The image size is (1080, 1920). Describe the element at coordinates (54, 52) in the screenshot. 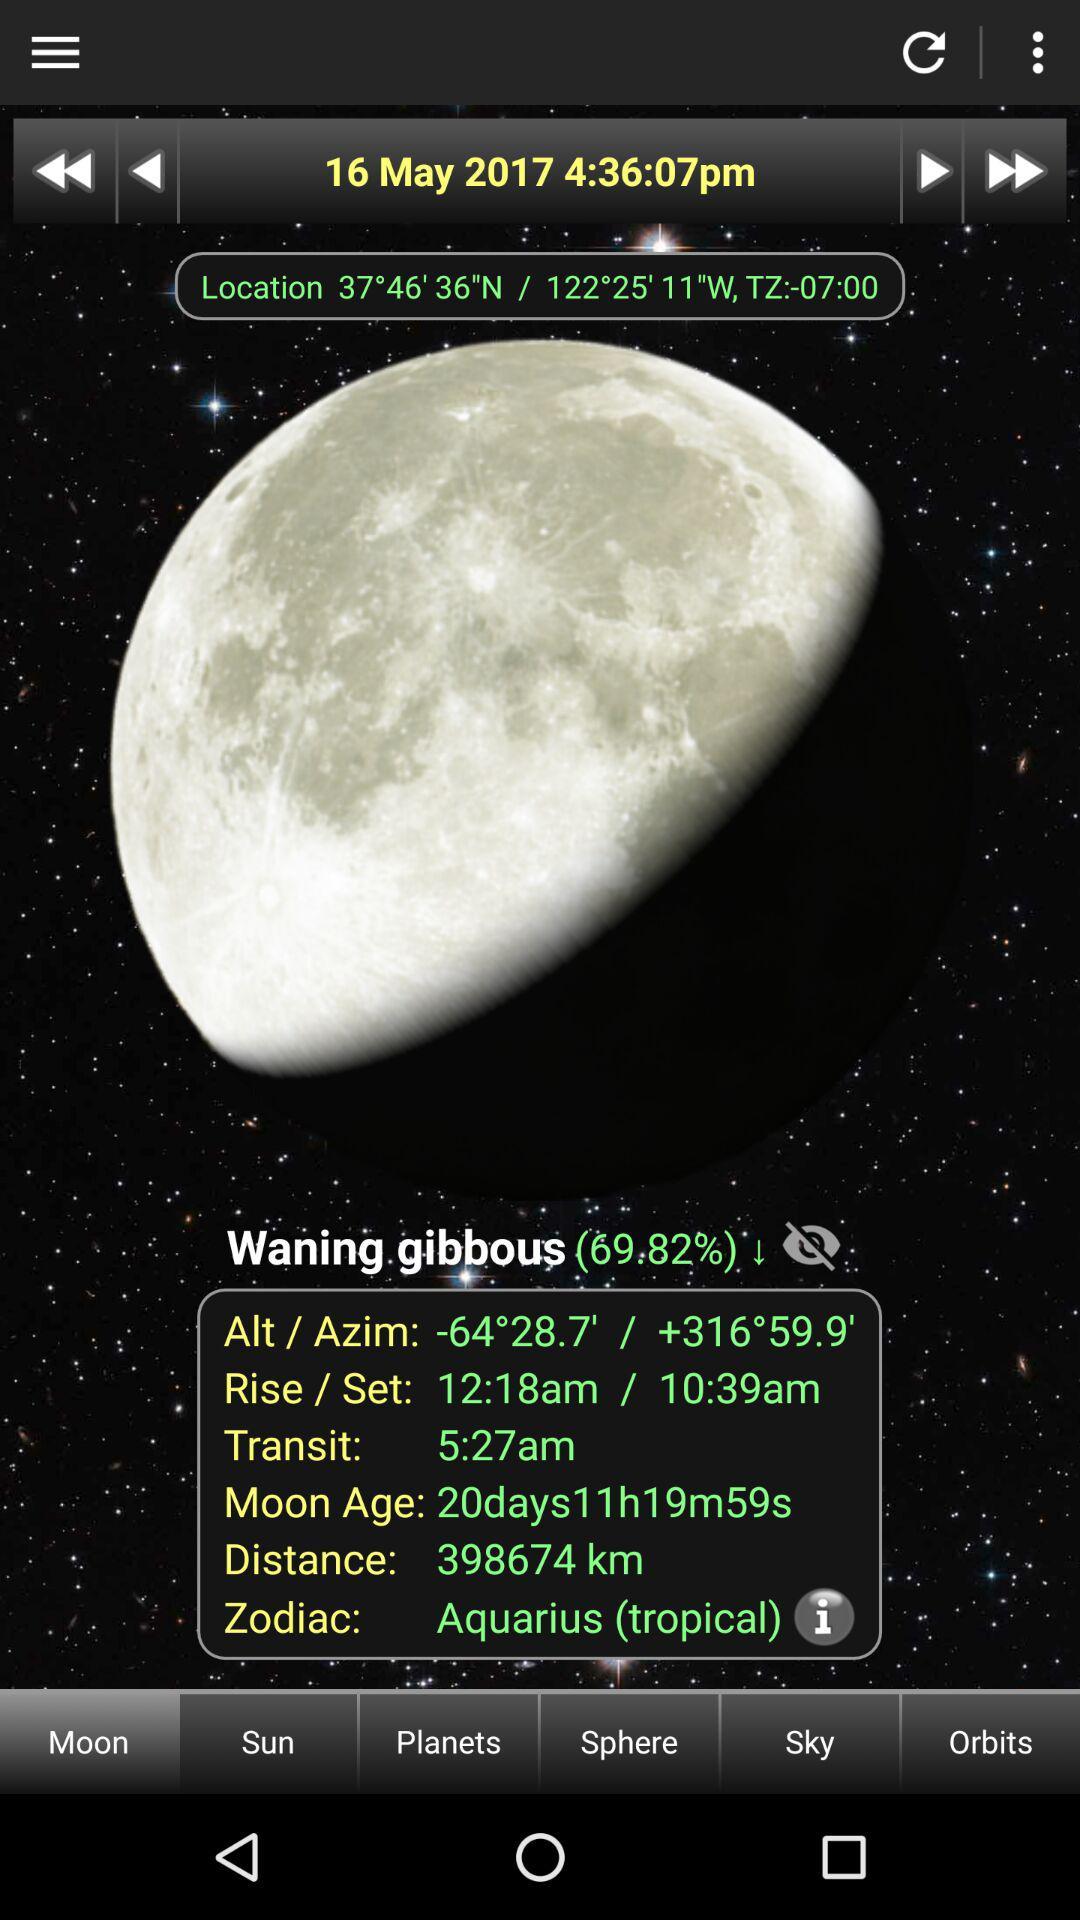

I see `menu` at that location.